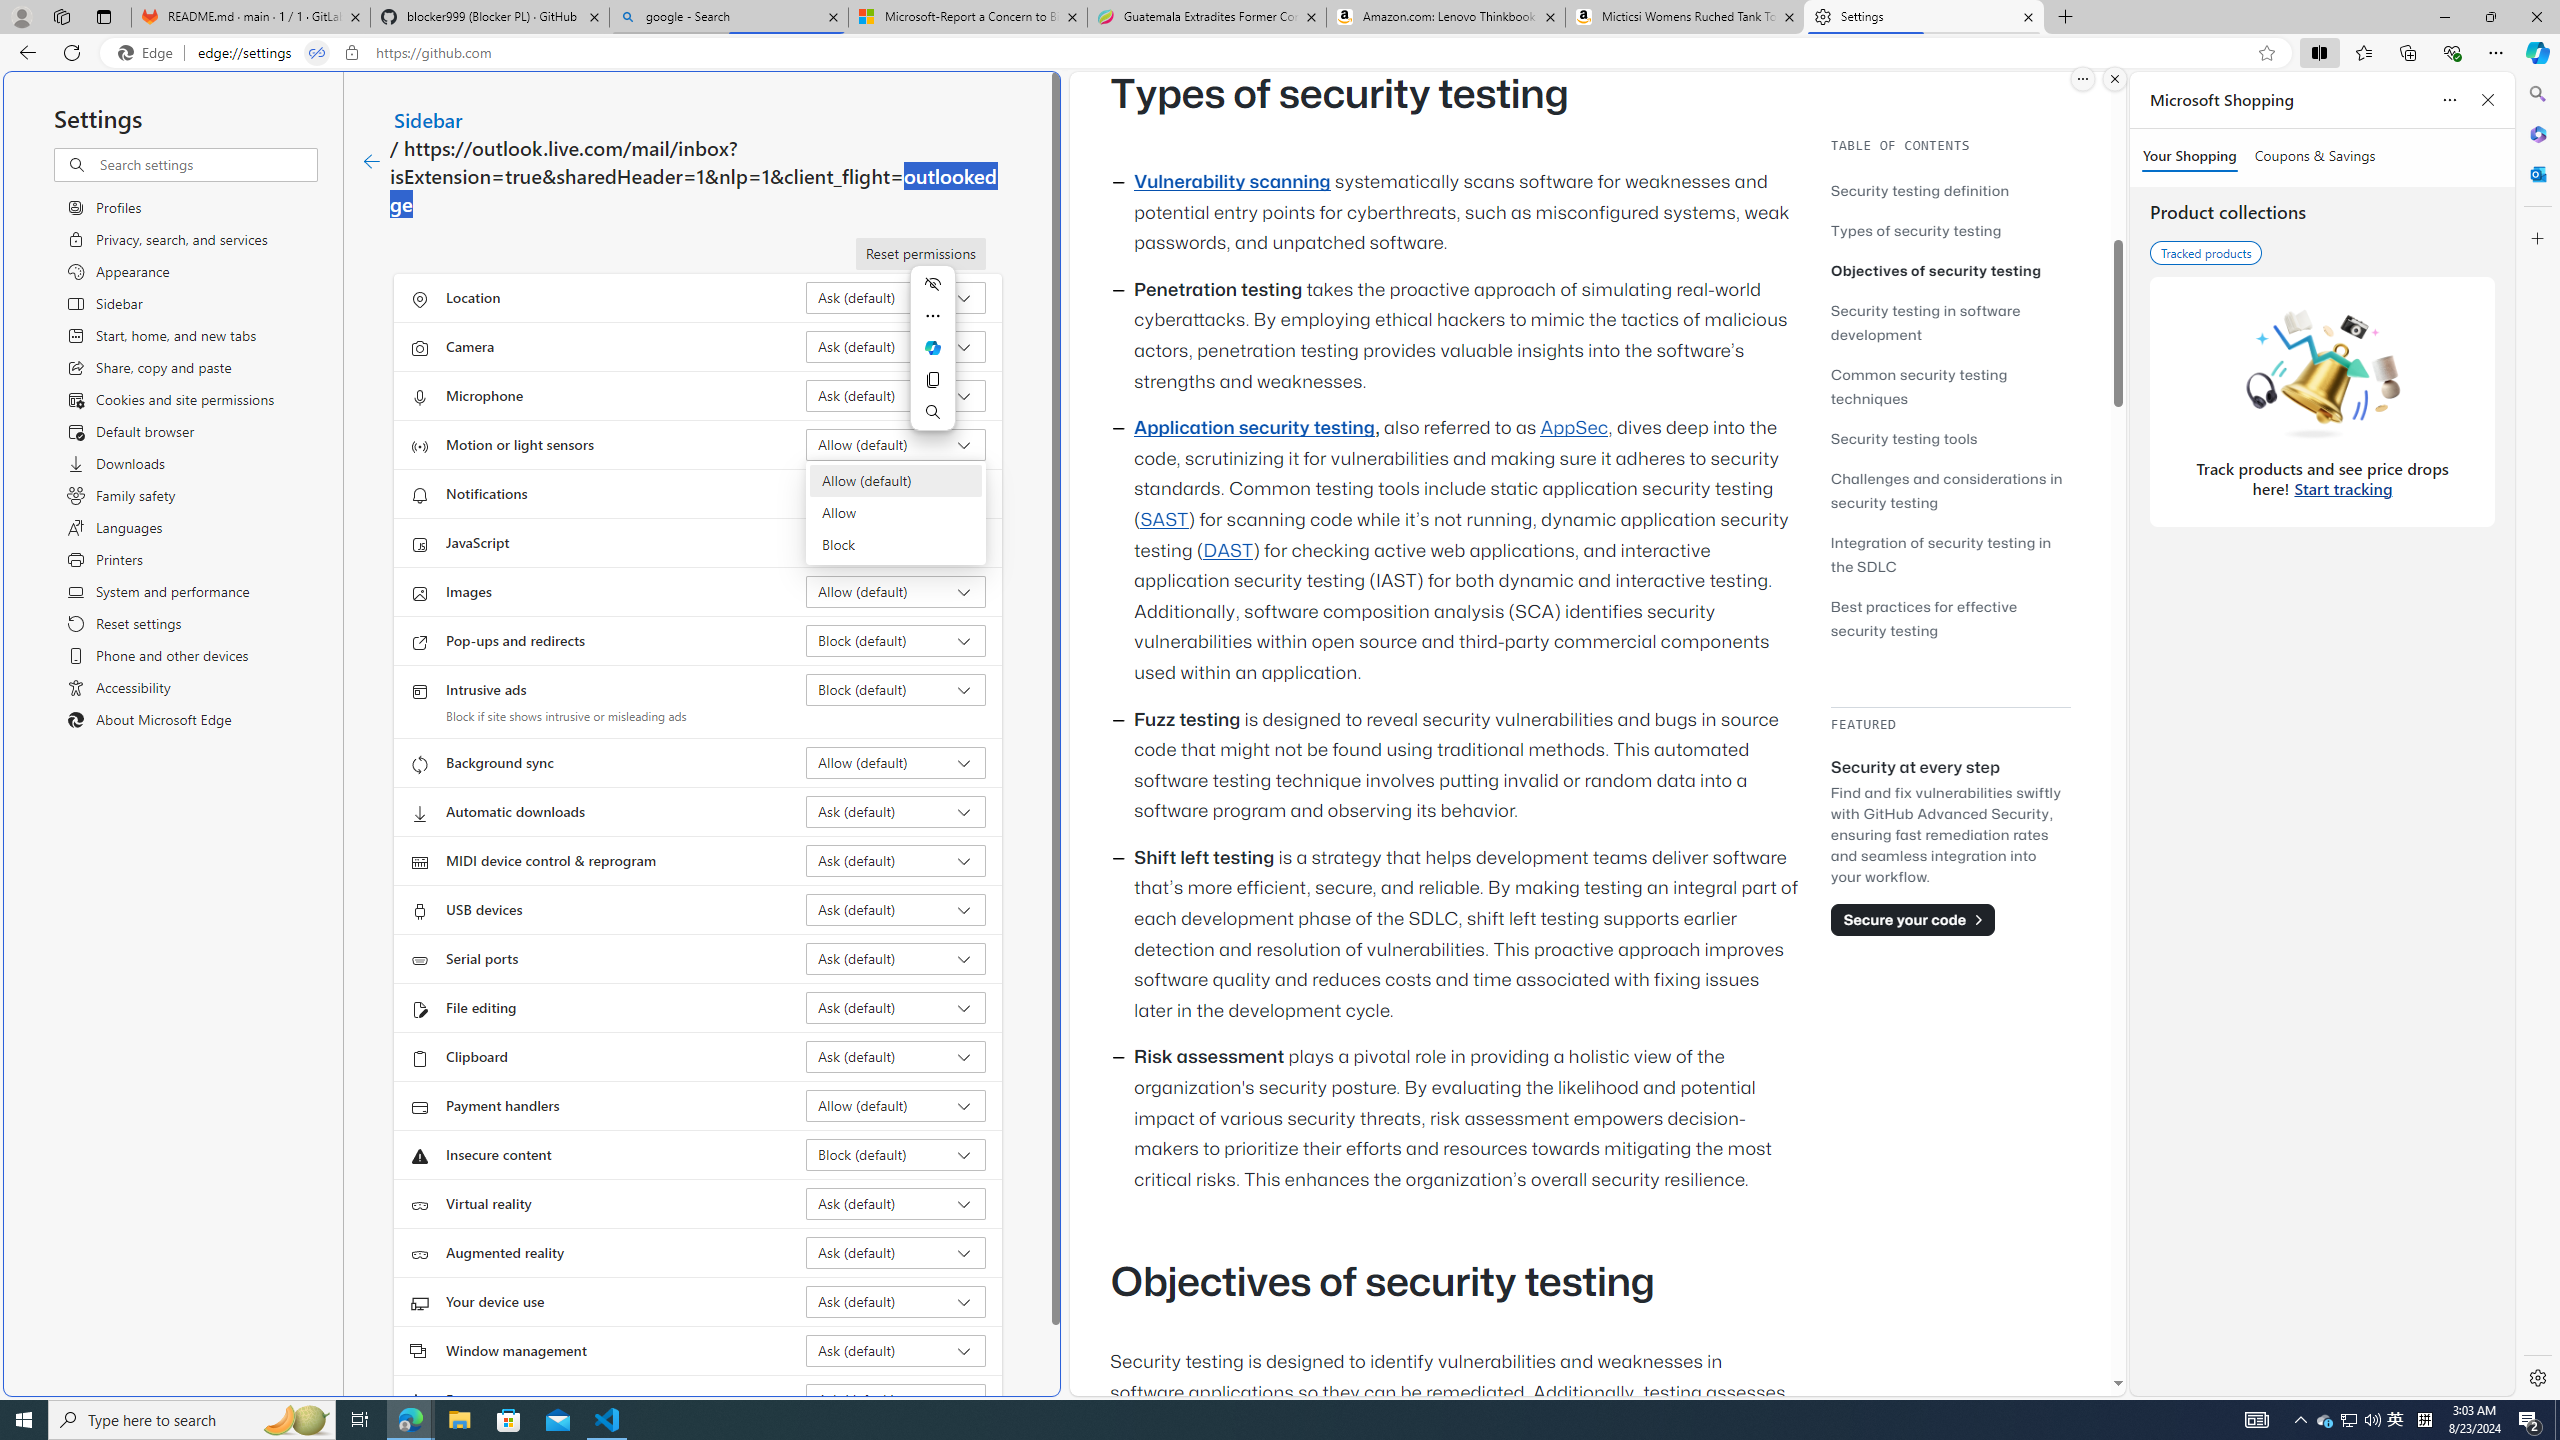 Image resolution: width=2560 pixels, height=1440 pixels. What do you see at coordinates (896, 762) in the screenshot?
I see `'Background sync Allow (default)'` at bounding box center [896, 762].